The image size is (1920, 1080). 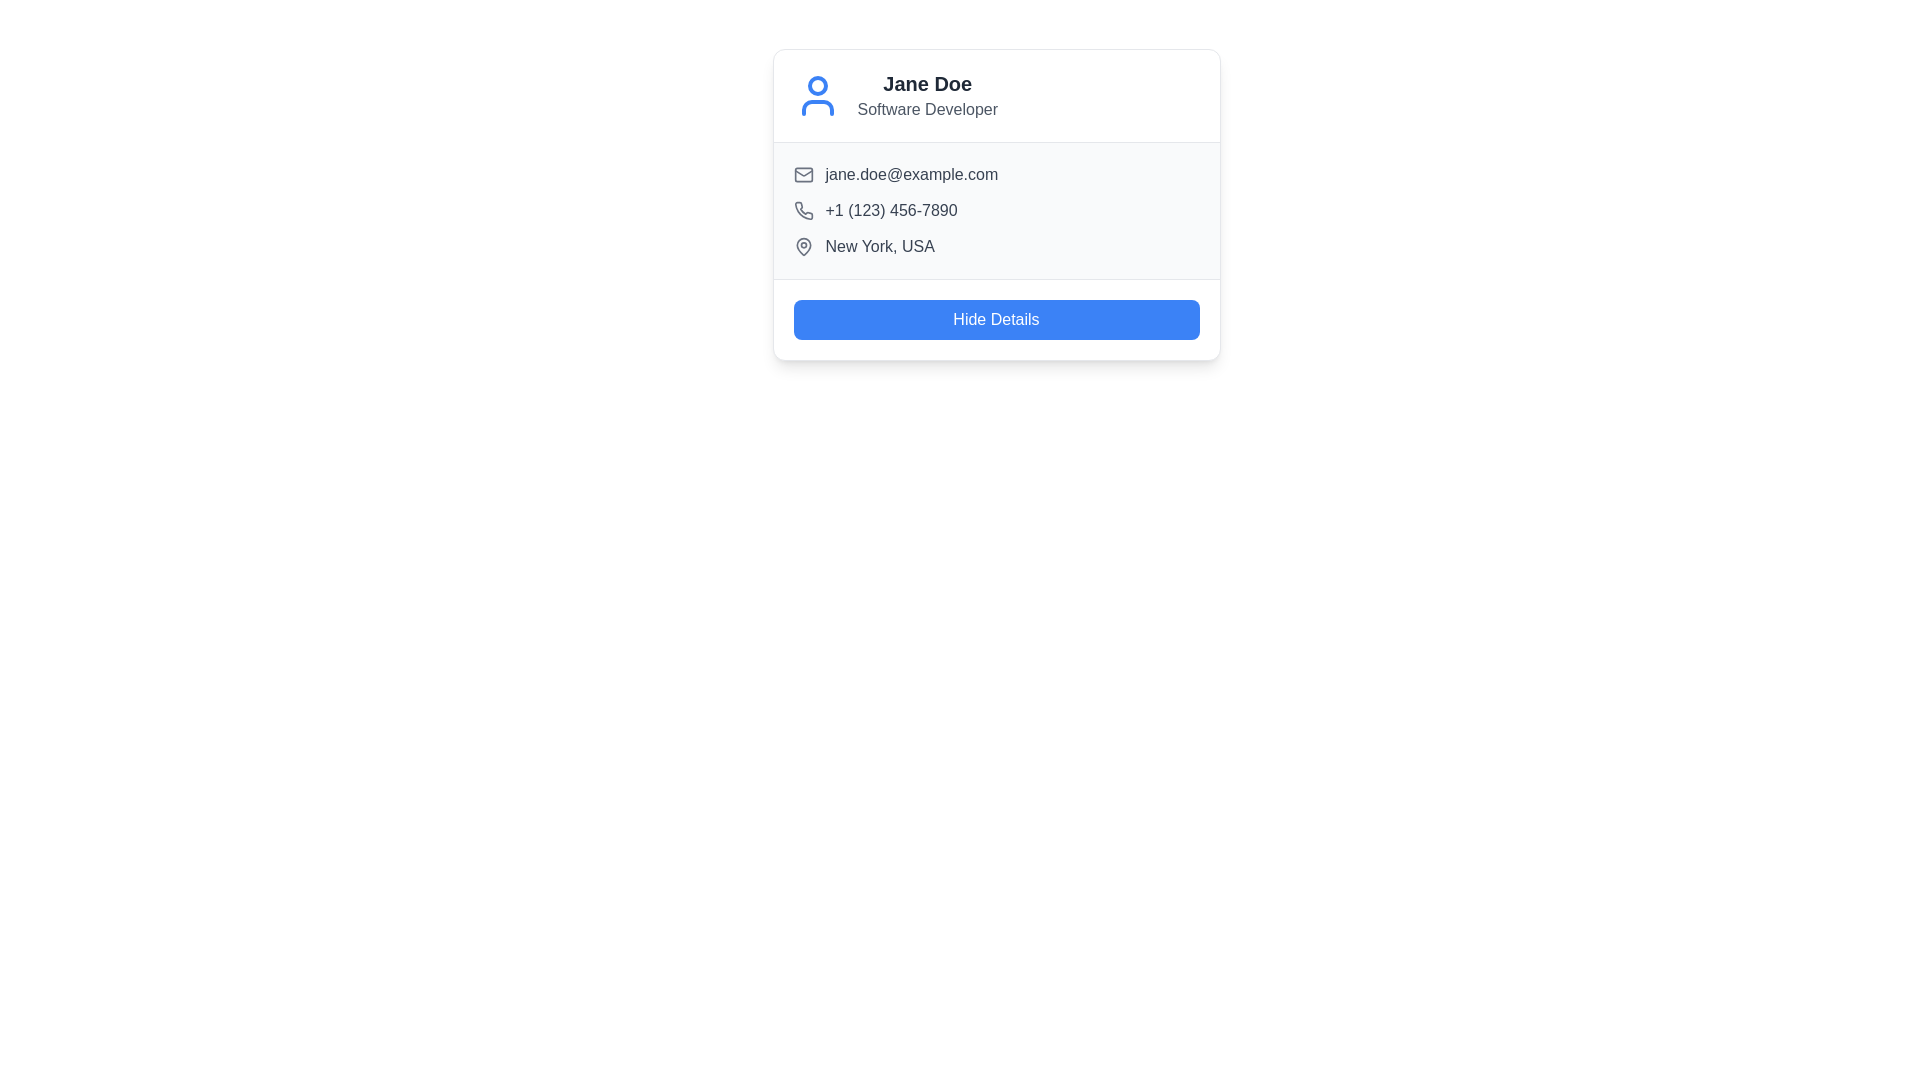 I want to click on user's name label displayed at the top of the user profile card for styling details, so click(x=926, y=83).